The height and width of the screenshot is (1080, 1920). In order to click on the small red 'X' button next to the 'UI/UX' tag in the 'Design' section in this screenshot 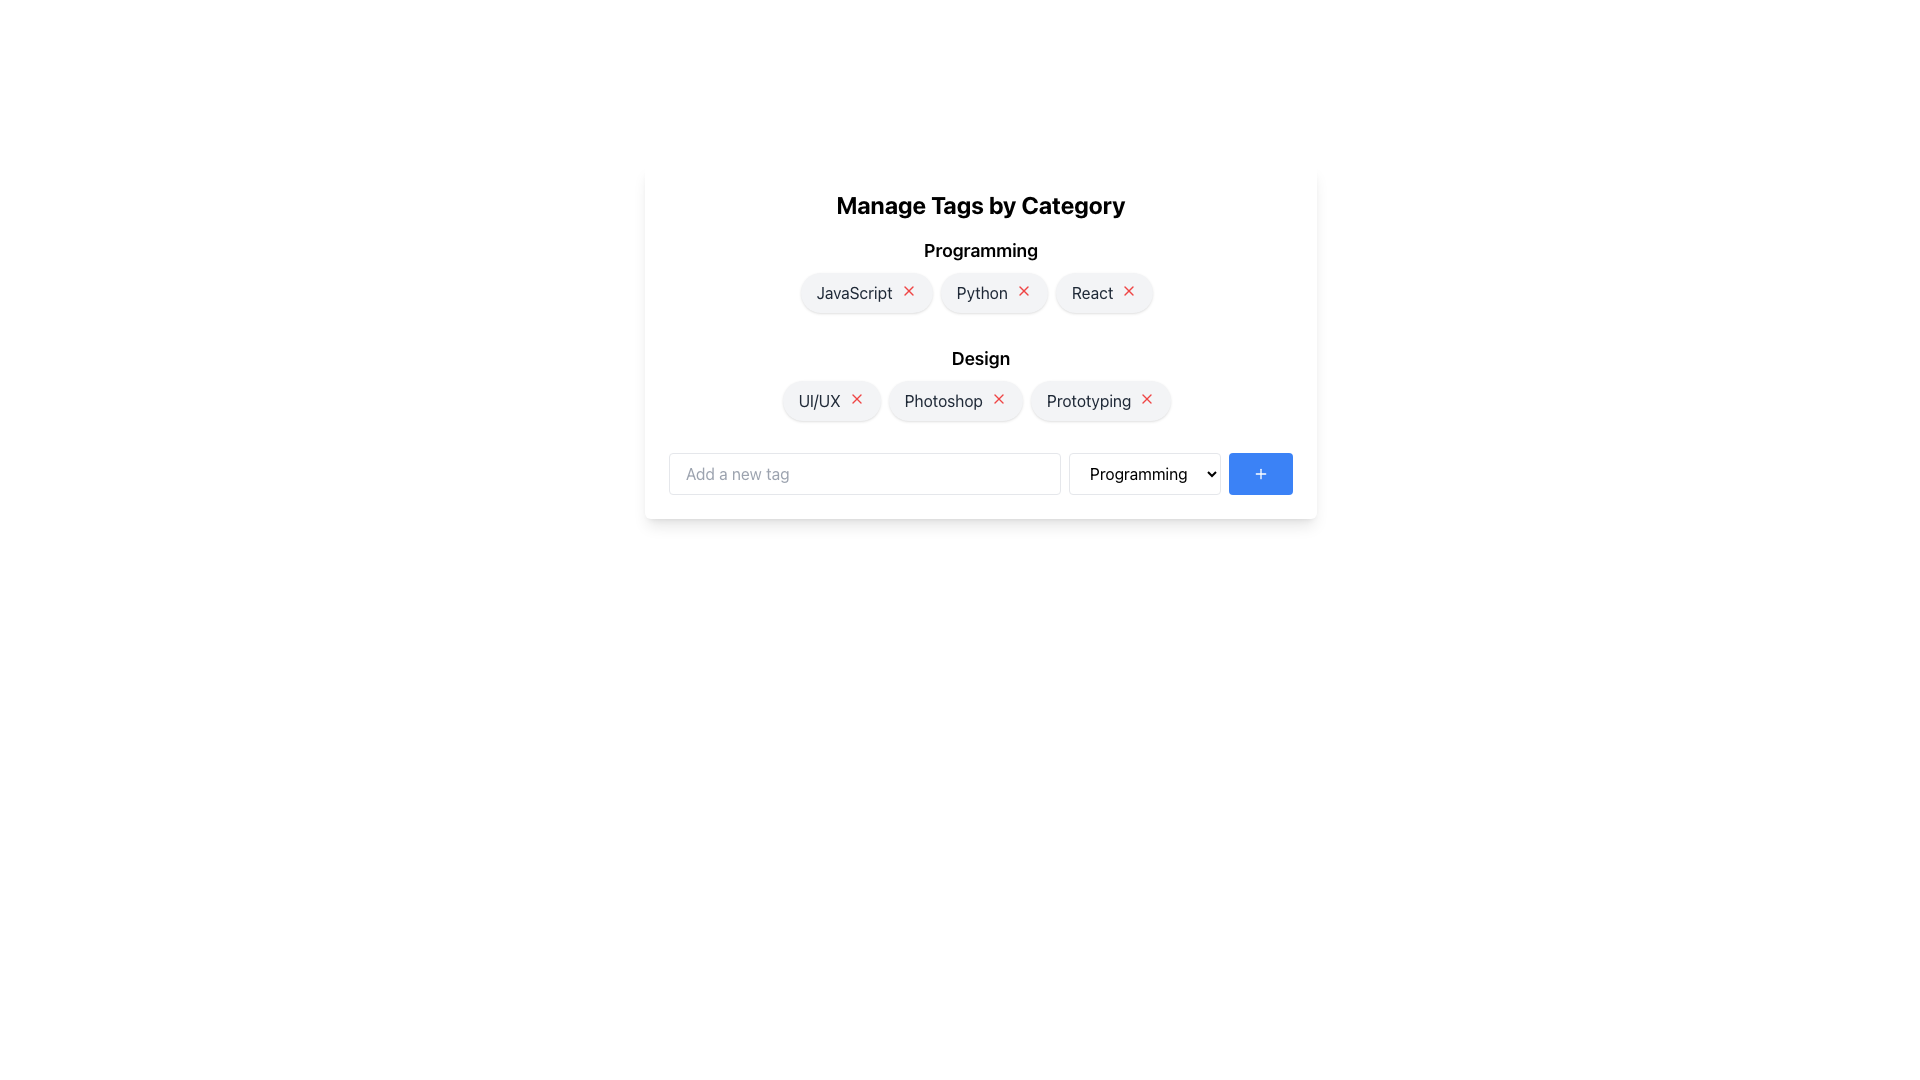, I will do `click(856, 398)`.